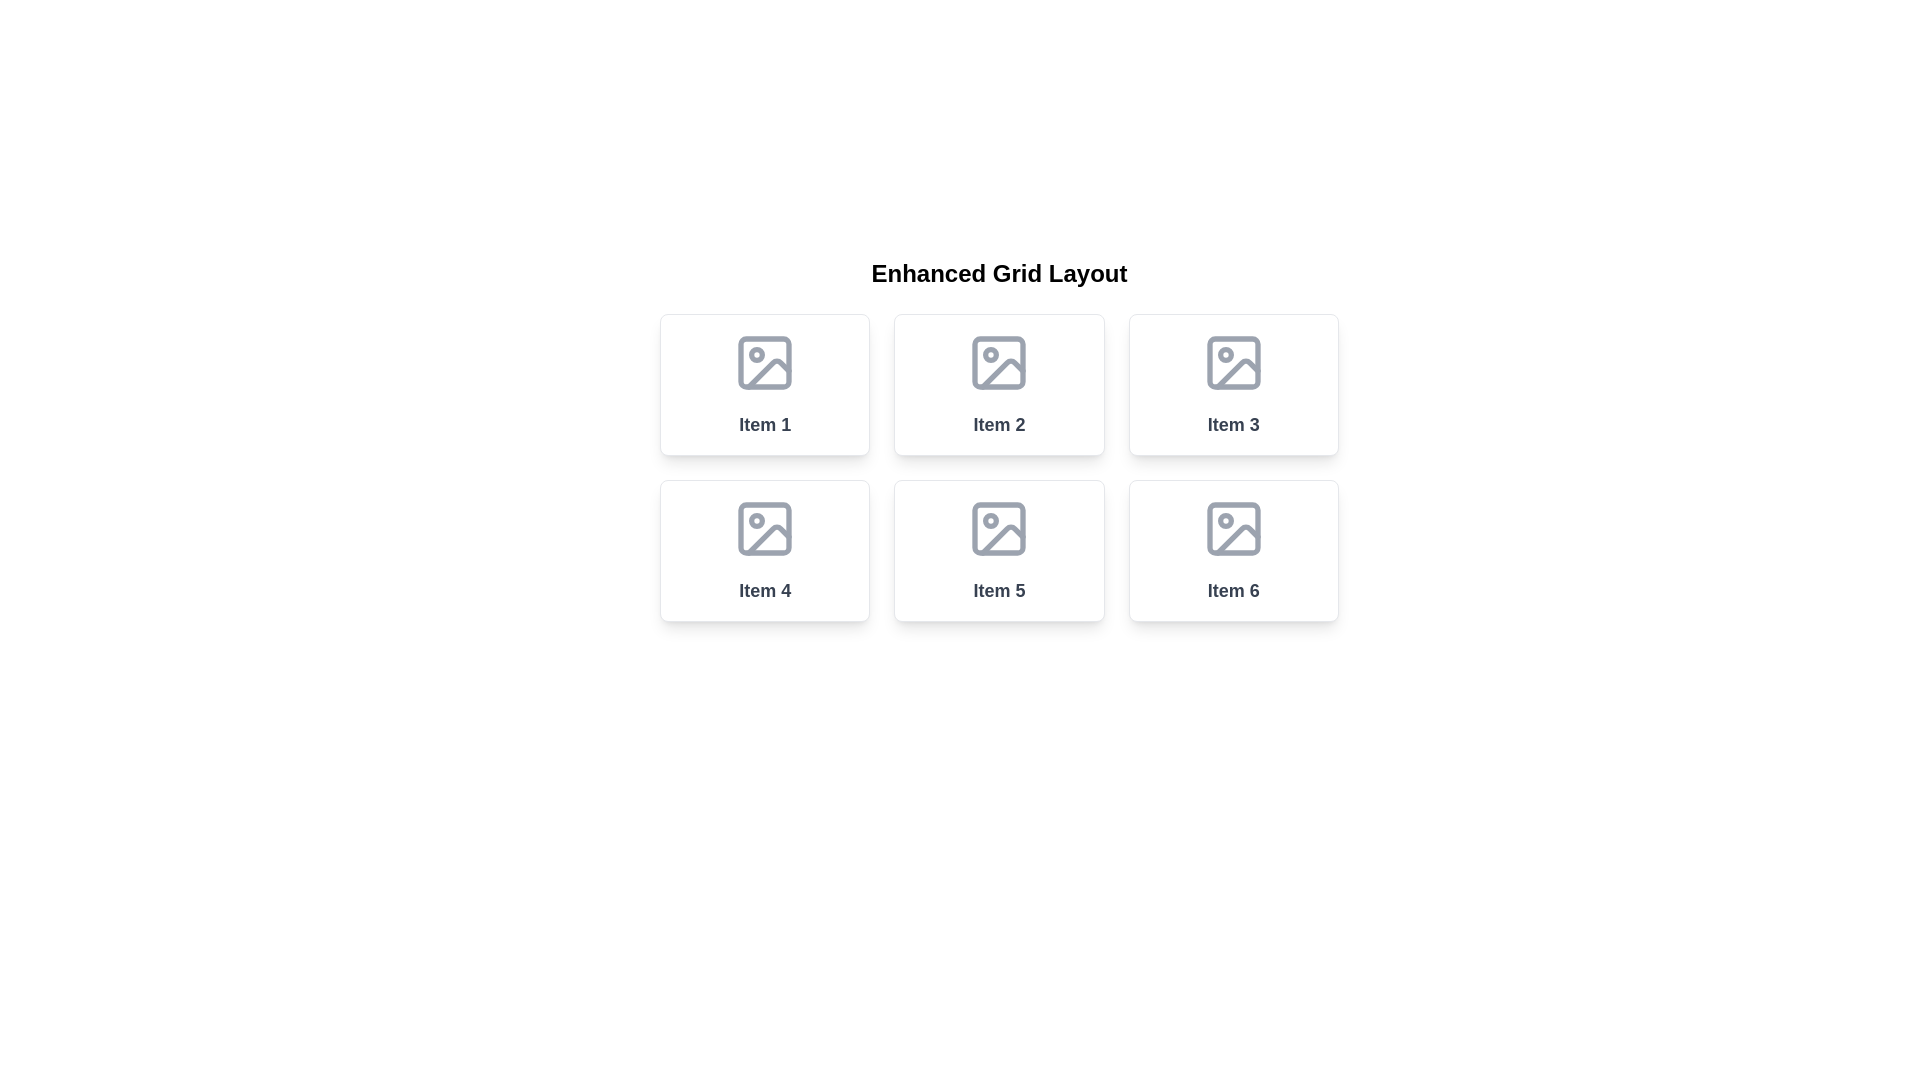 Image resolution: width=1920 pixels, height=1080 pixels. I want to click on the text label, so click(1232, 589).